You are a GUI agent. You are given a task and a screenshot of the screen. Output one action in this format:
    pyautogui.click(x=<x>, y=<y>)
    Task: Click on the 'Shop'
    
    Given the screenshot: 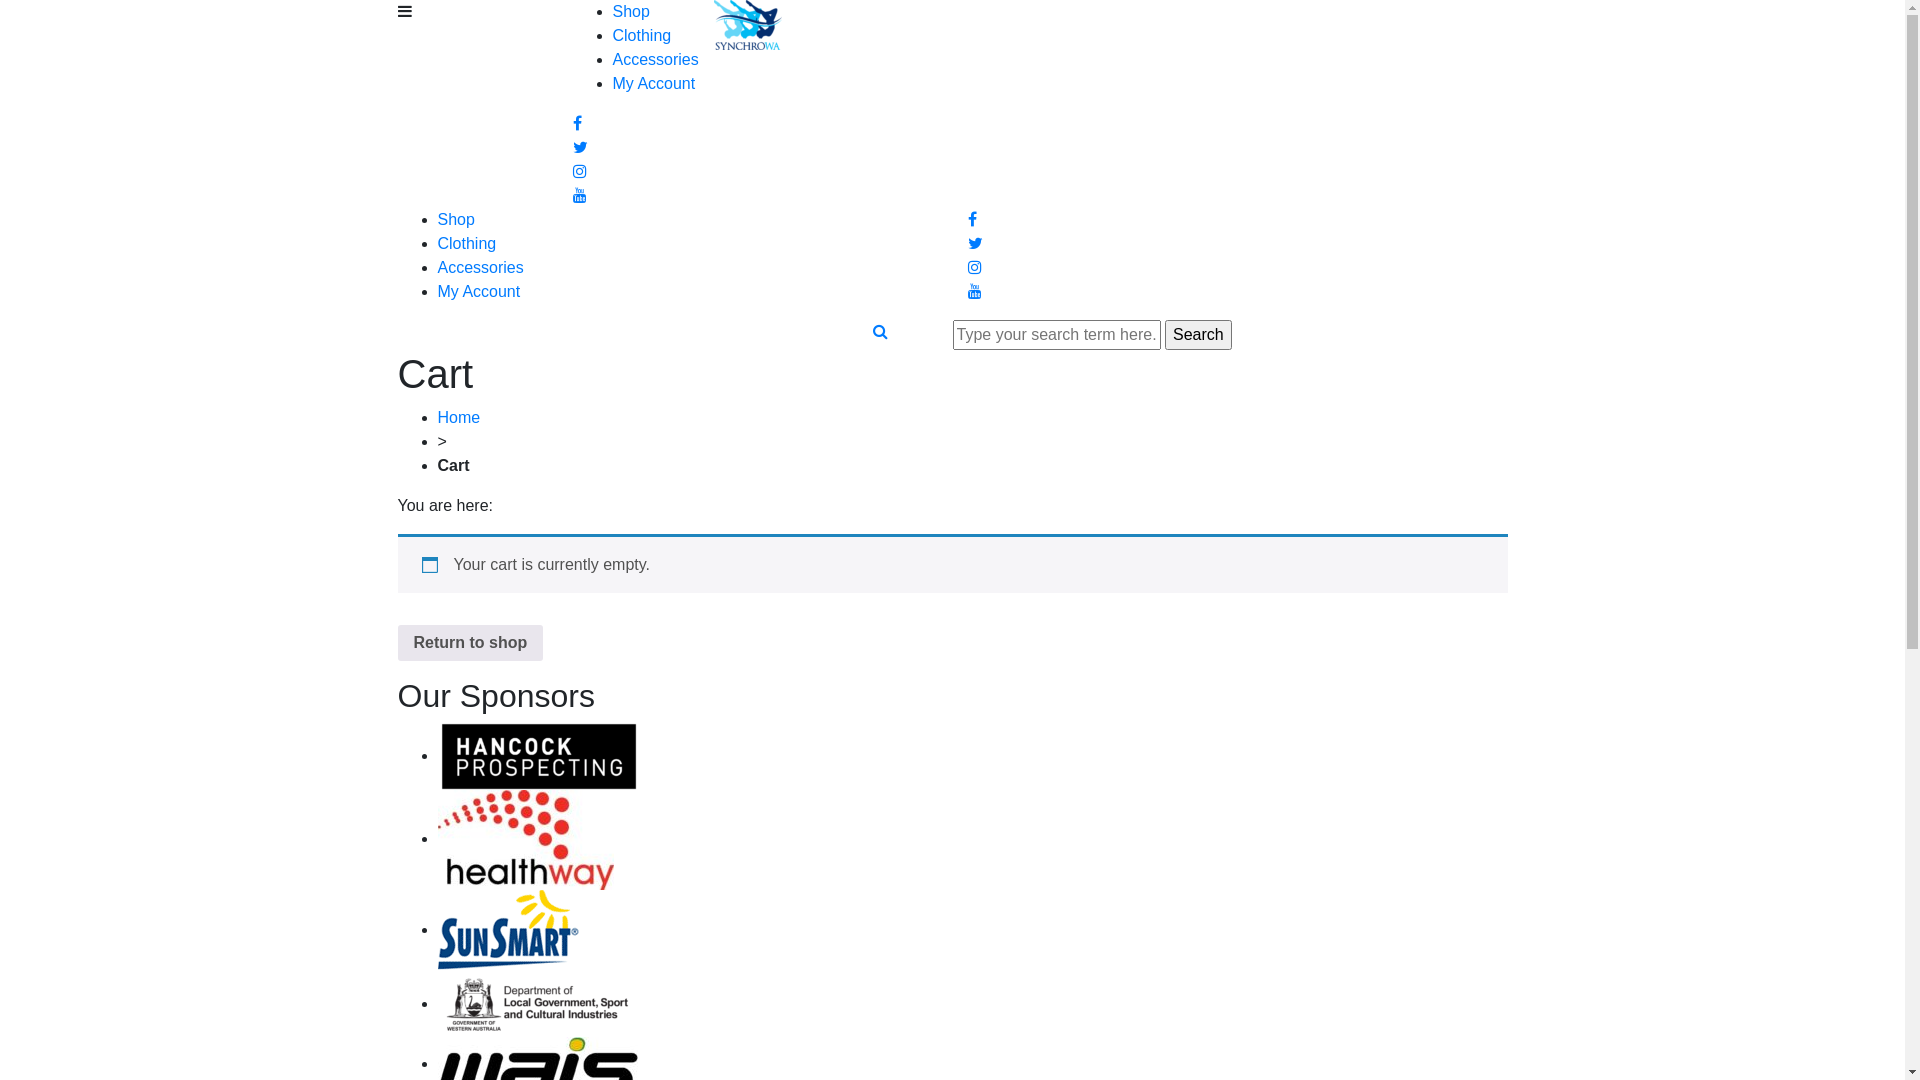 What is the action you would take?
    pyautogui.click(x=455, y=219)
    